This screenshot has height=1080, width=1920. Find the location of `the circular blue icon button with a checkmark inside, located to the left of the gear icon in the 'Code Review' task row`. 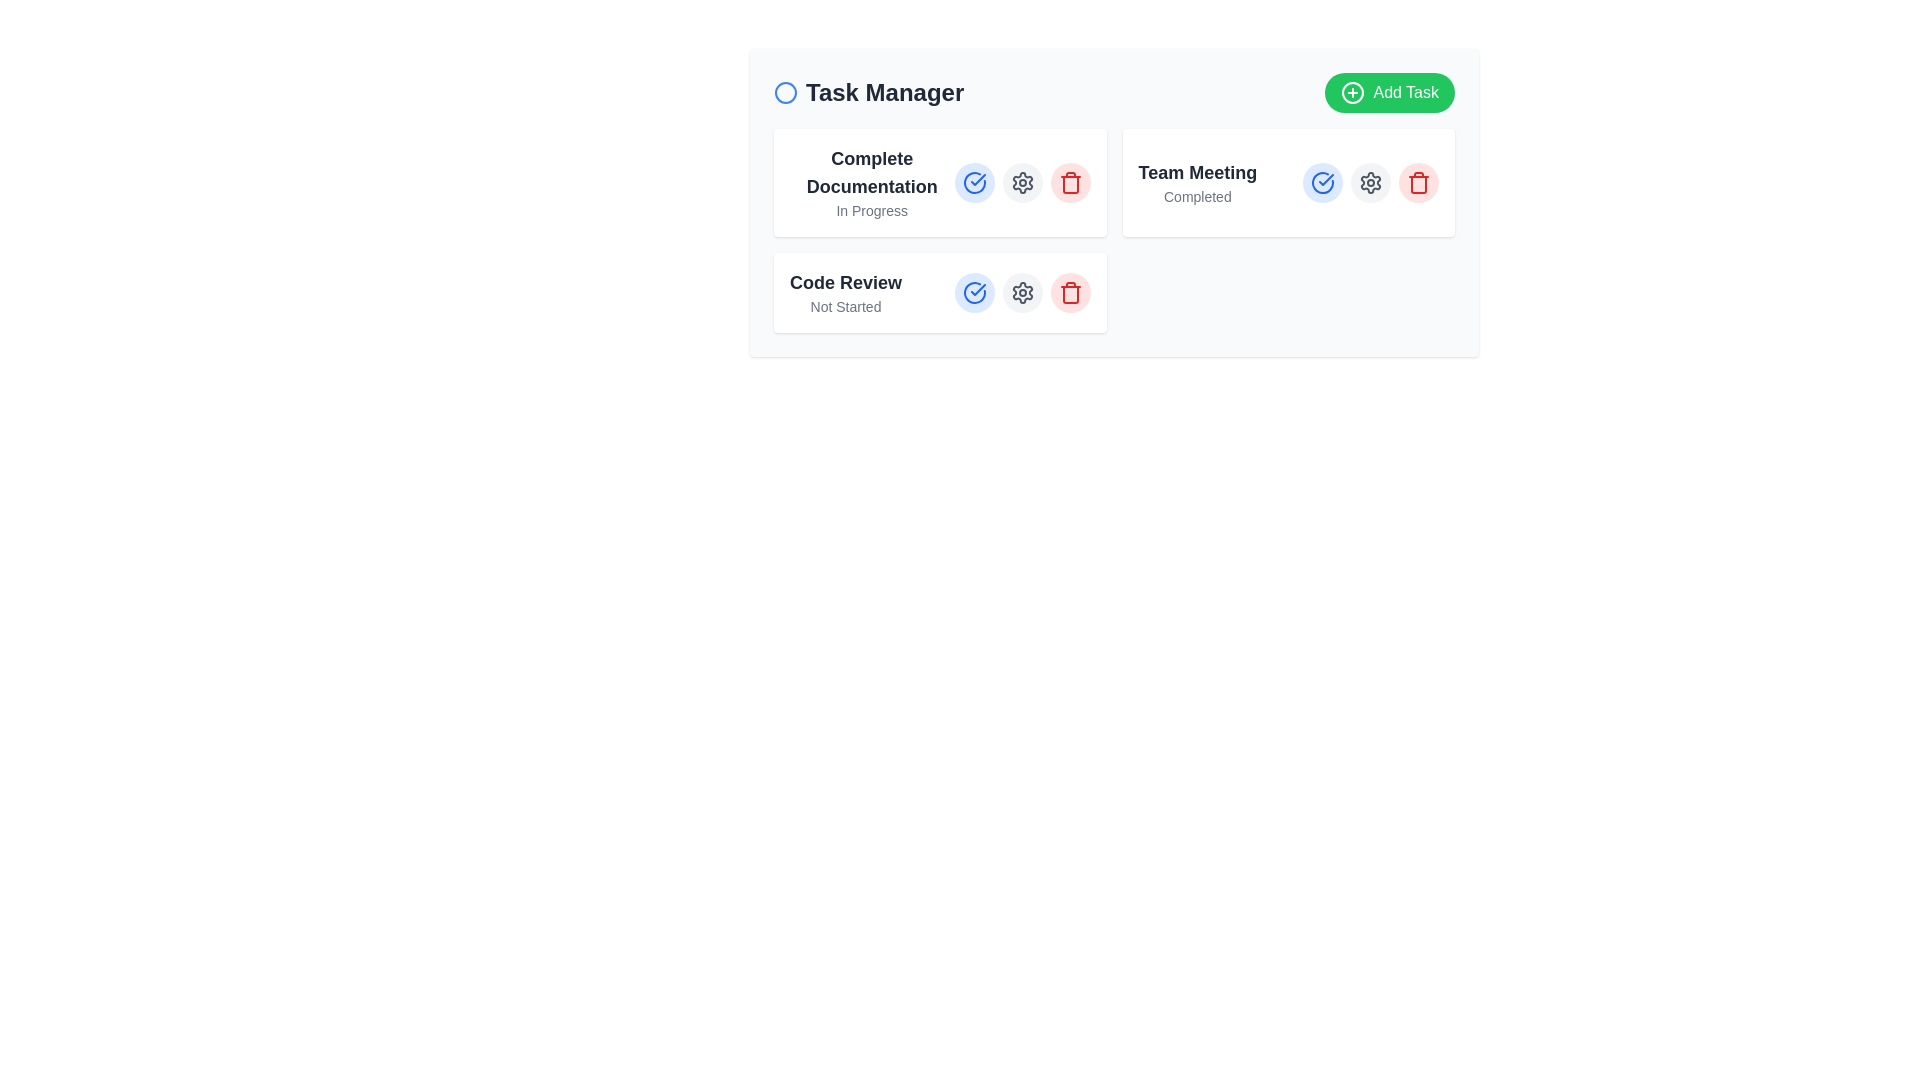

the circular blue icon button with a checkmark inside, located to the left of the gear icon in the 'Code Review' task row is located at coordinates (974, 293).